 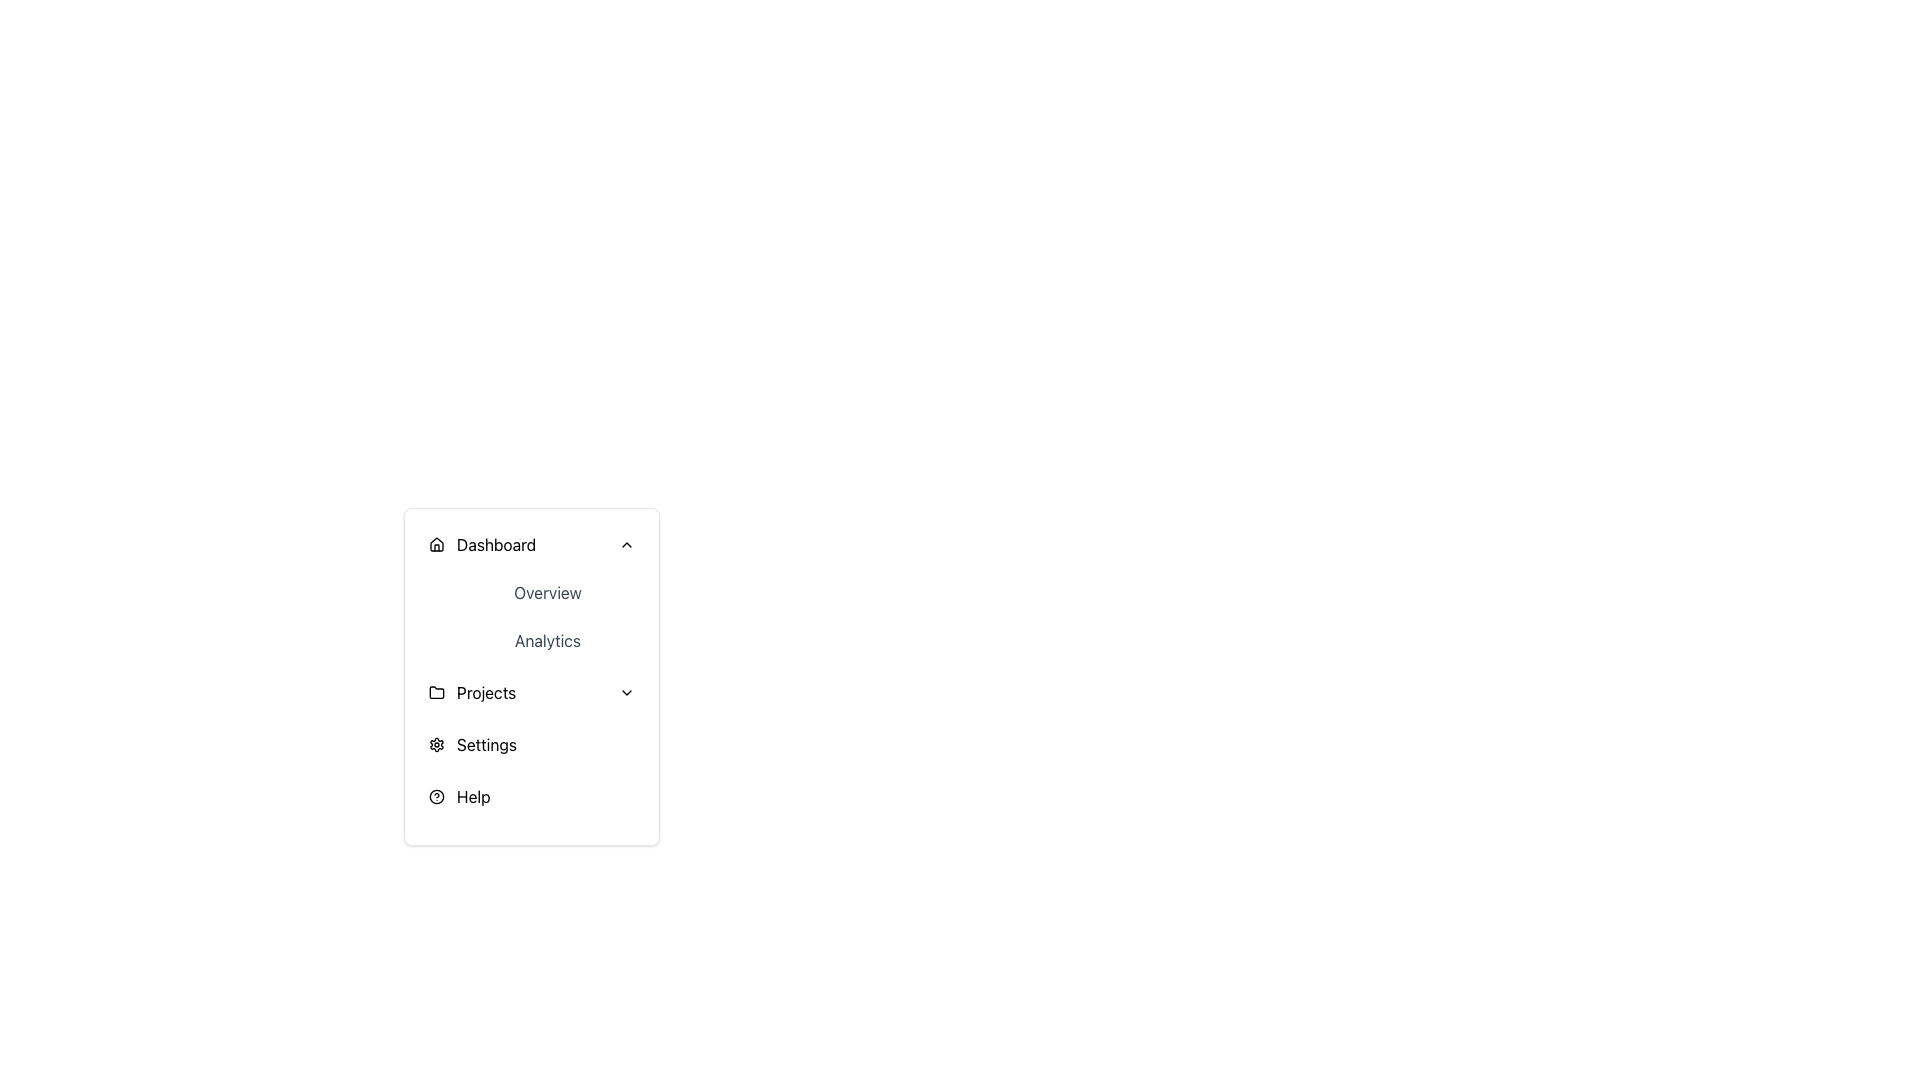 I want to click on the circular graphical help icon located in the bottom-most section of the menu, adjacent to the 'Help' text label, so click(x=435, y=796).